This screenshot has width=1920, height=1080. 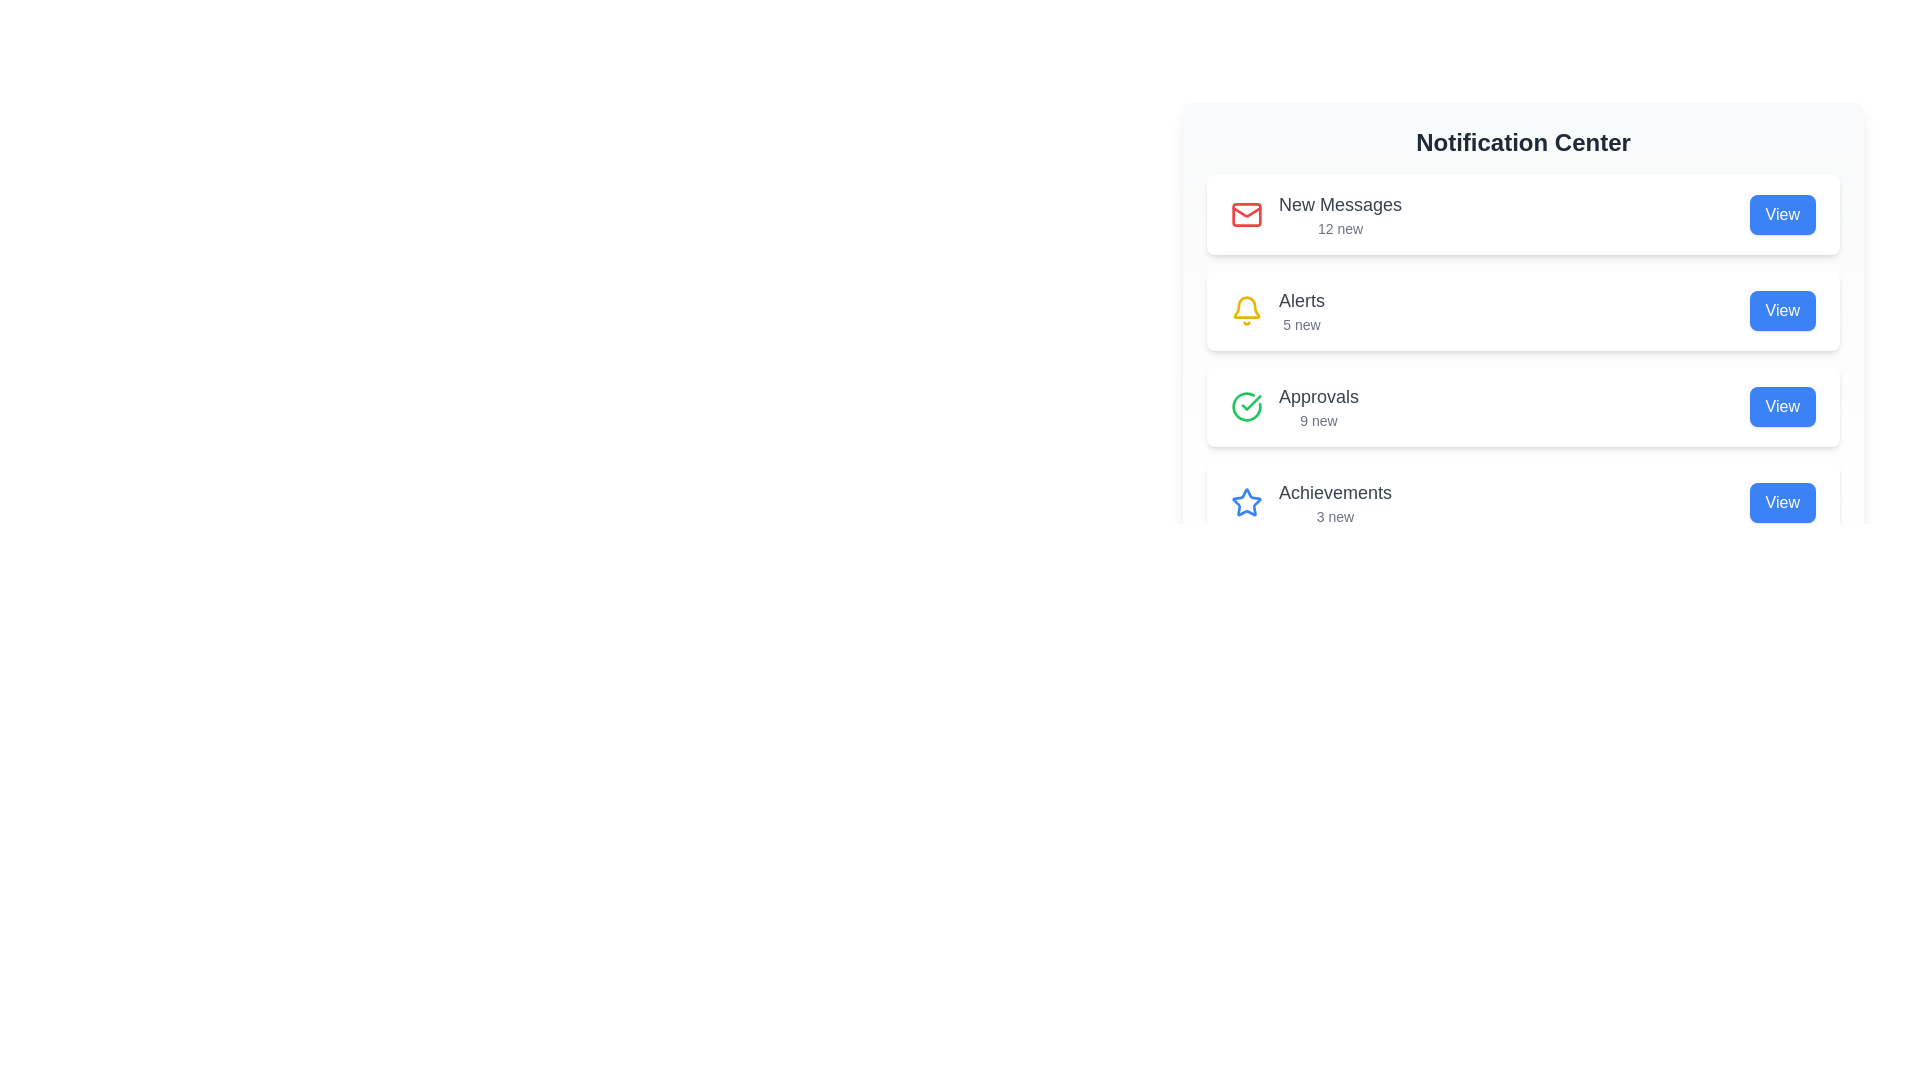 What do you see at coordinates (1522, 301) in the screenshot?
I see `the 'Alerts' notification block with a yellow bell icon and 'View' button for keyboard interaction` at bounding box center [1522, 301].